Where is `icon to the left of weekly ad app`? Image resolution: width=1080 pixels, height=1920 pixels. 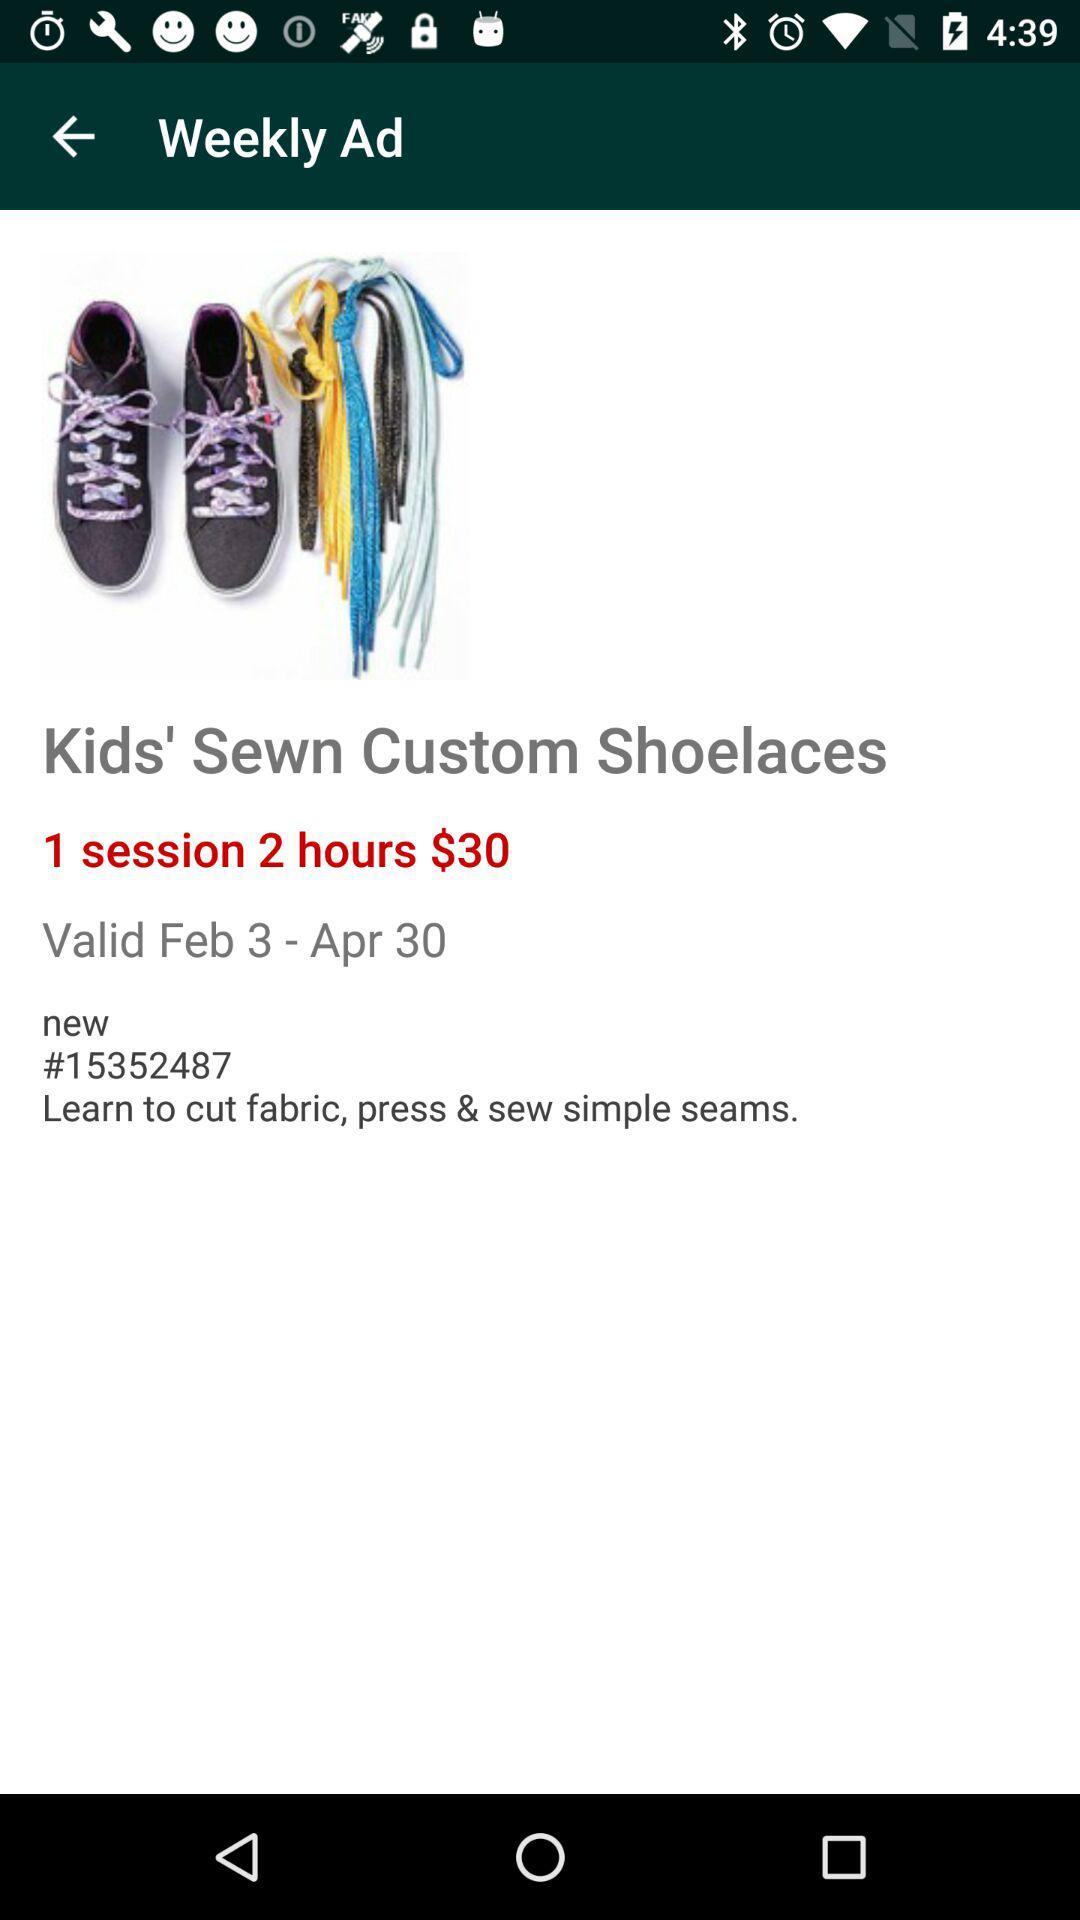 icon to the left of weekly ad app is located at coordinates (72, 135).